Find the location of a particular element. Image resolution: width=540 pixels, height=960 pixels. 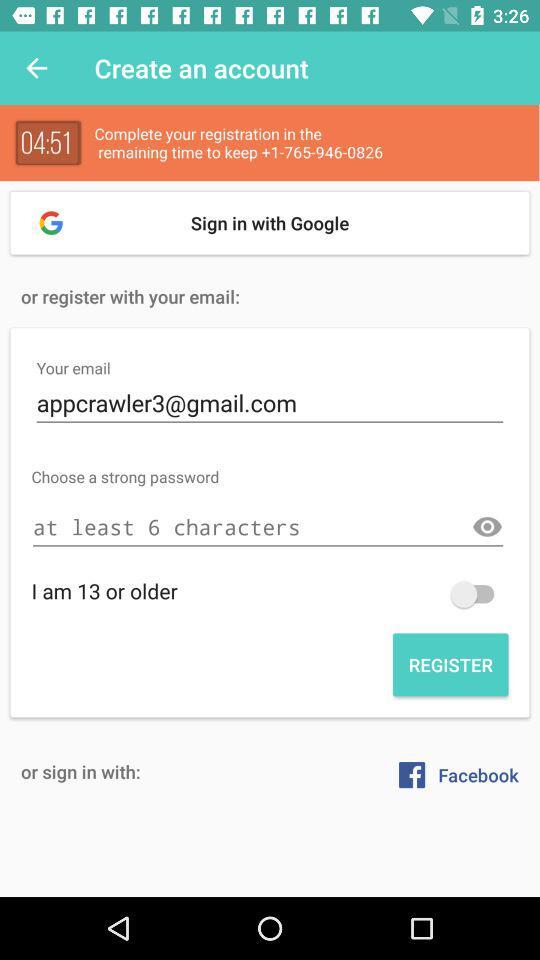

go back is located at coordinates (476, 594).